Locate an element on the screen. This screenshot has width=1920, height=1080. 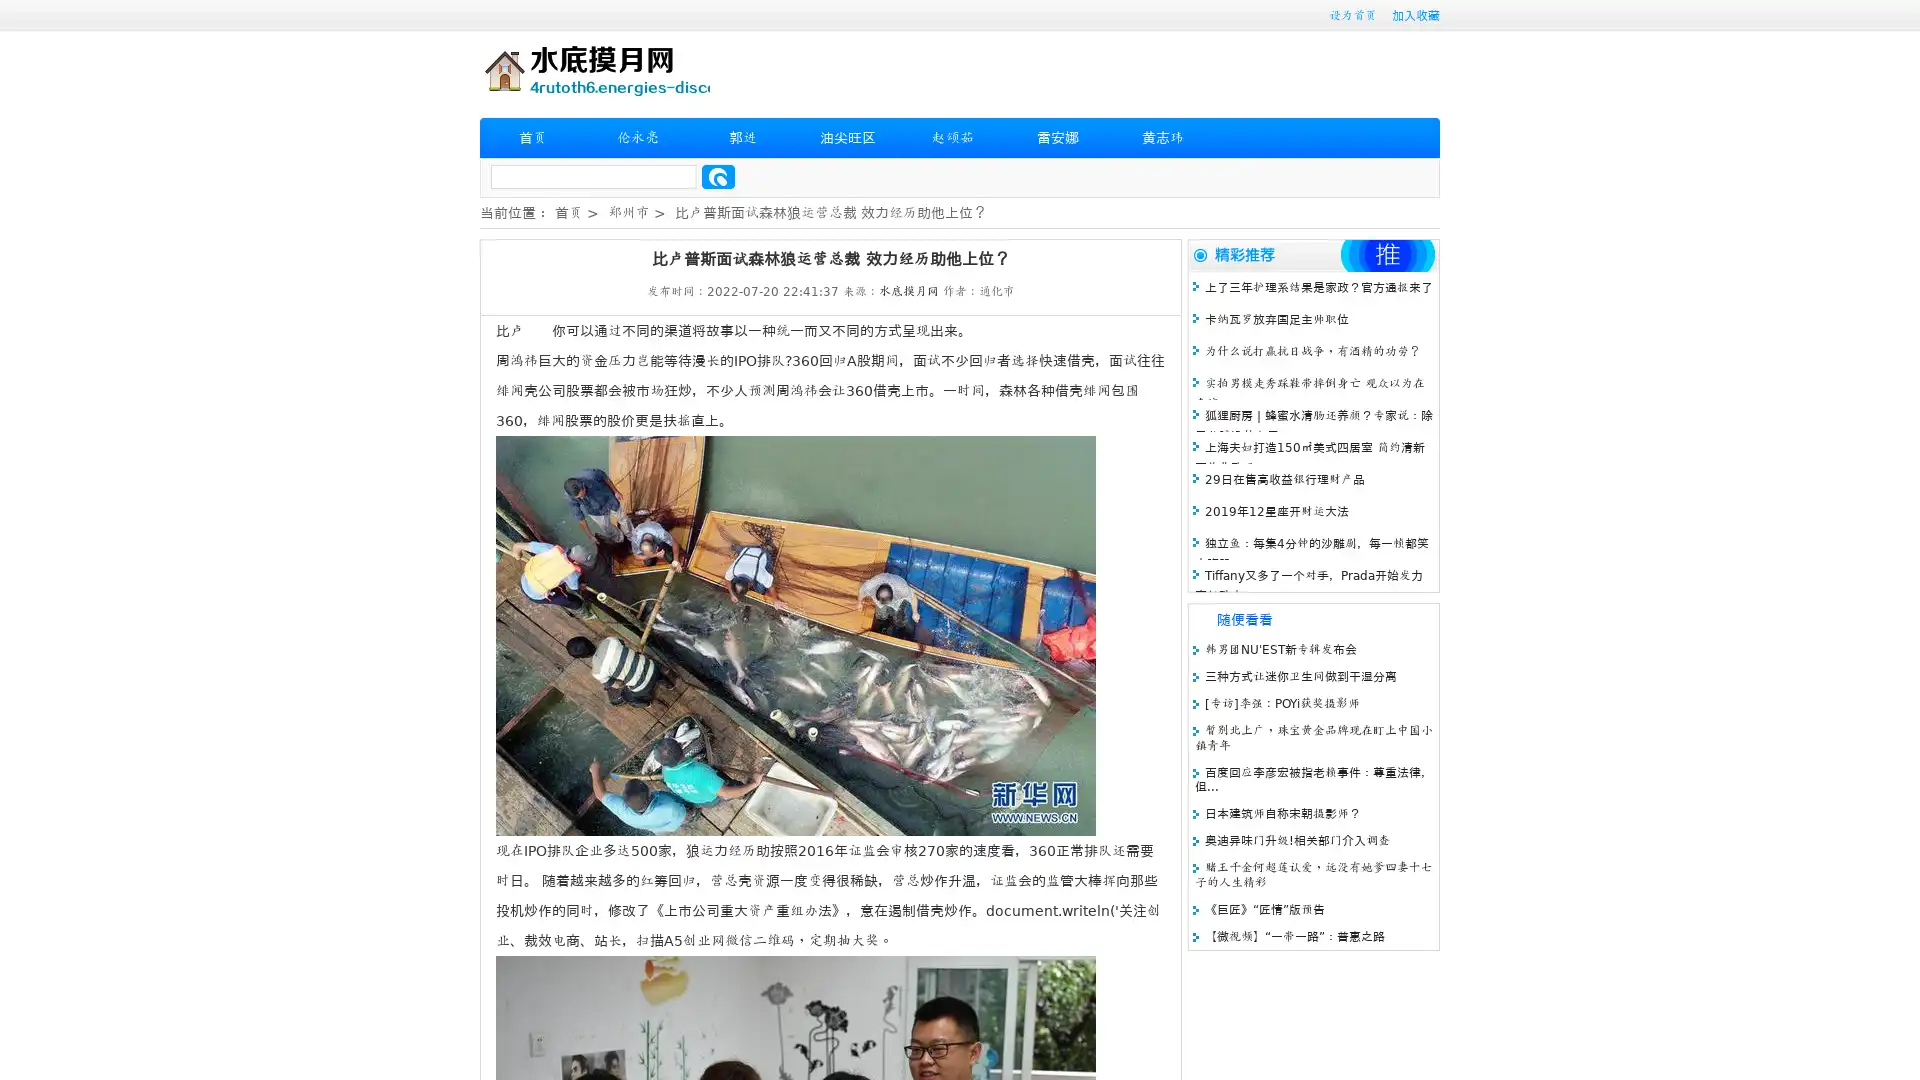
Search is located at coordinates (718, 176).